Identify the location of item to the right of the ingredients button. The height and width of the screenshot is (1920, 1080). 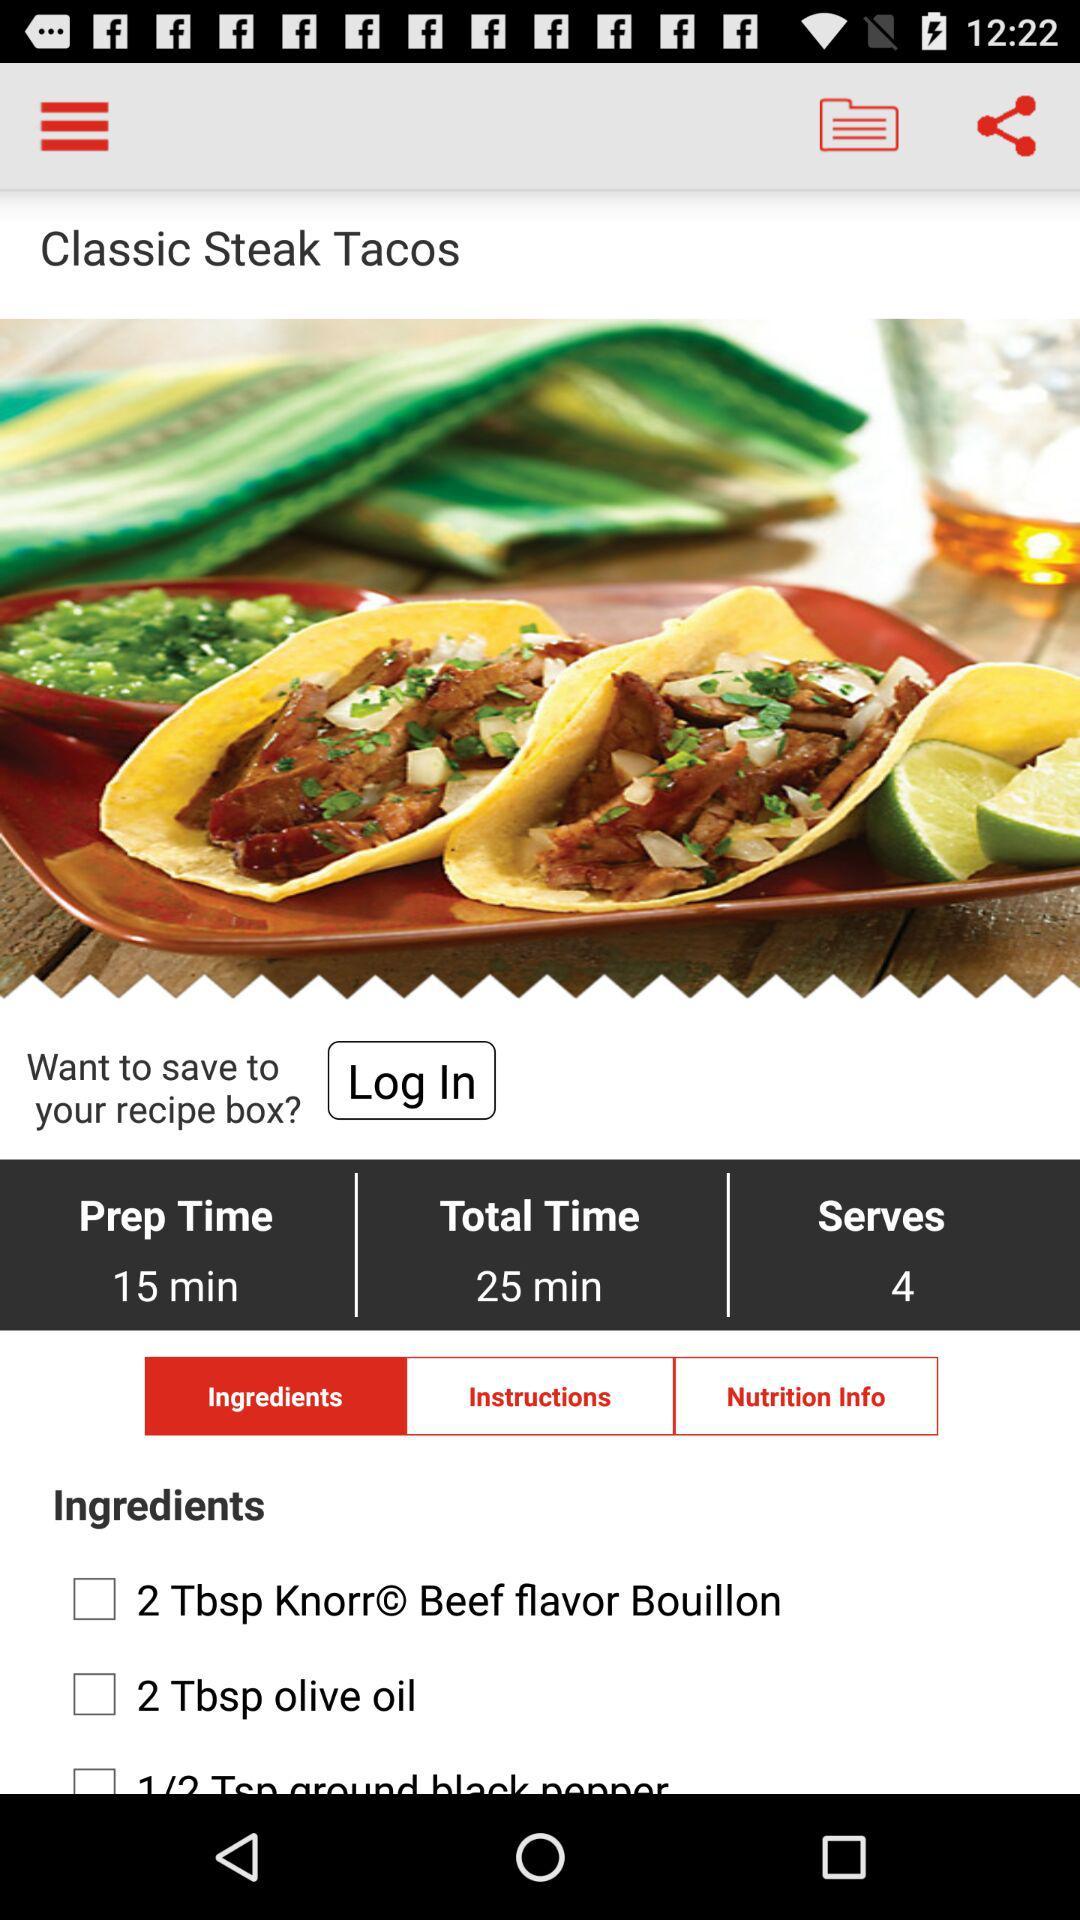
(540, 1395).